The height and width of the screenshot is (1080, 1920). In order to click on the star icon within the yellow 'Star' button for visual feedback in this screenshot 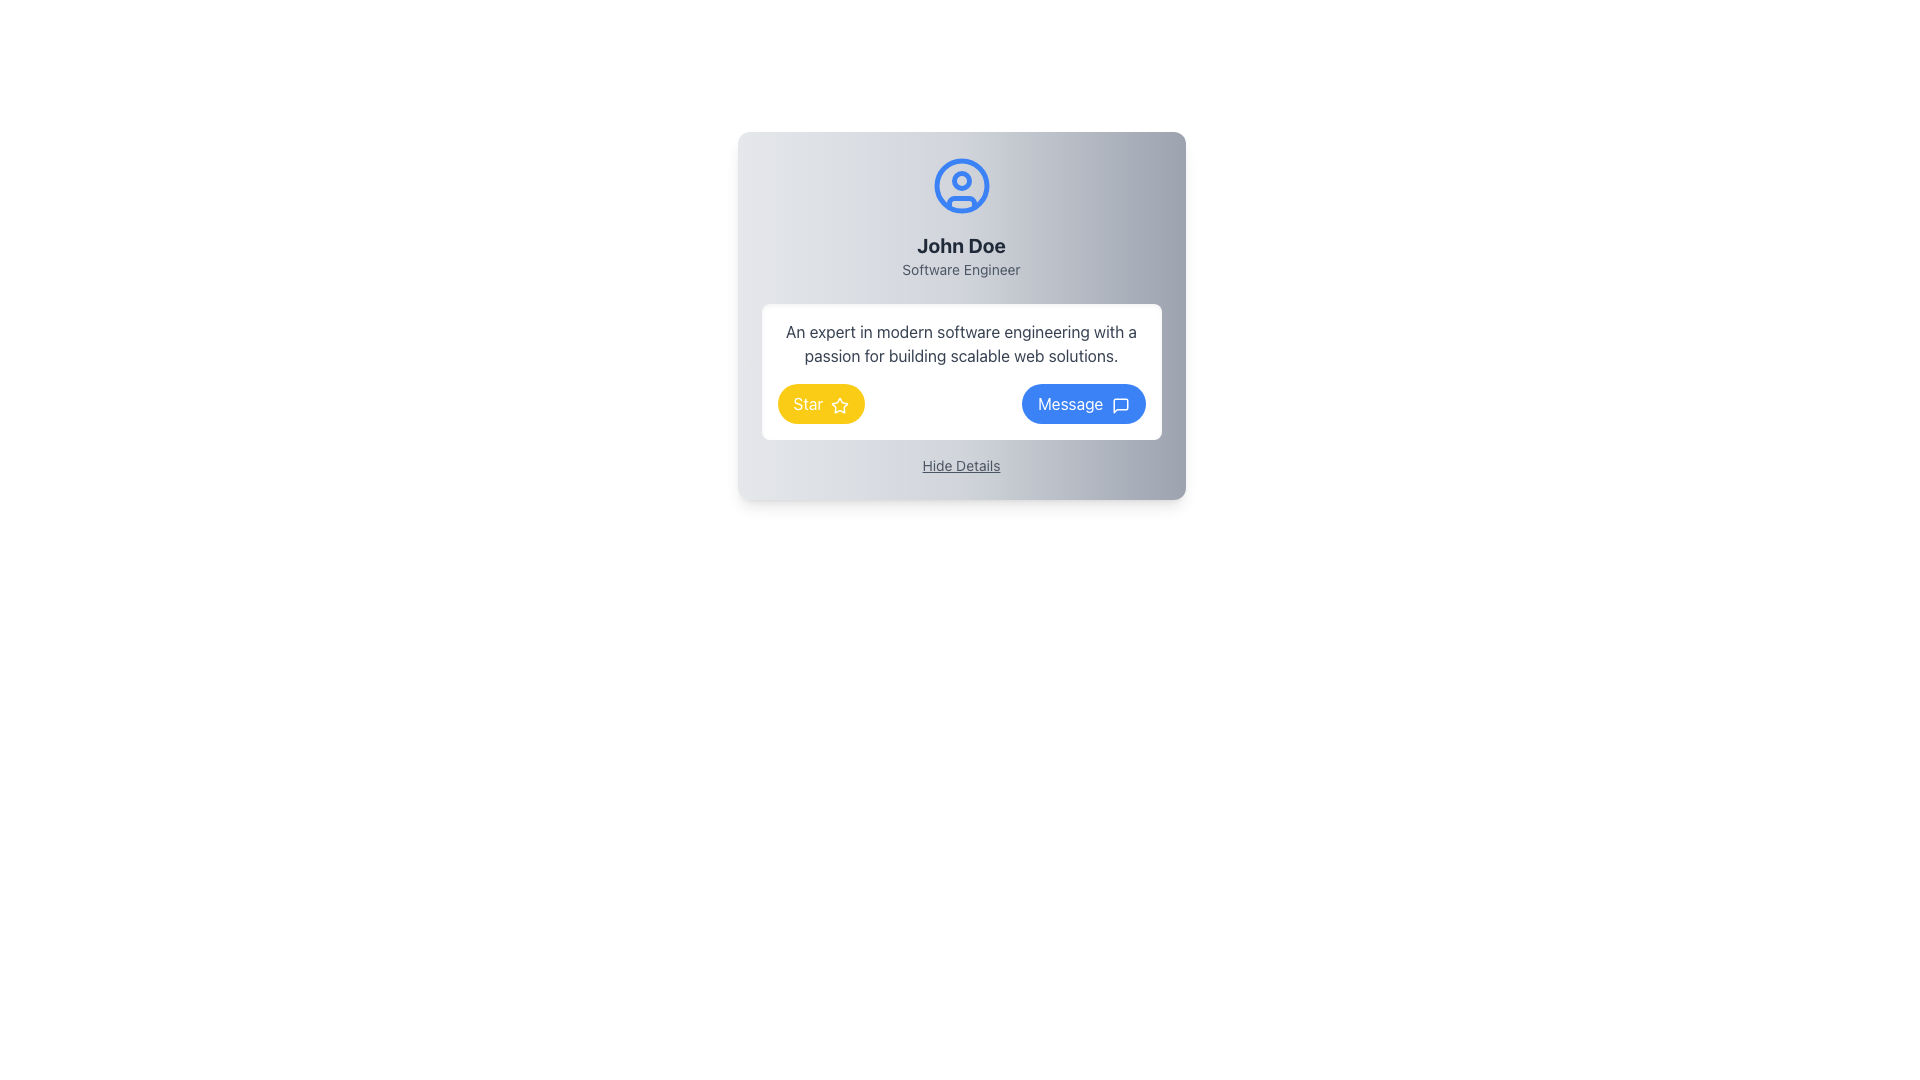, I will do `click(840, 405)`.